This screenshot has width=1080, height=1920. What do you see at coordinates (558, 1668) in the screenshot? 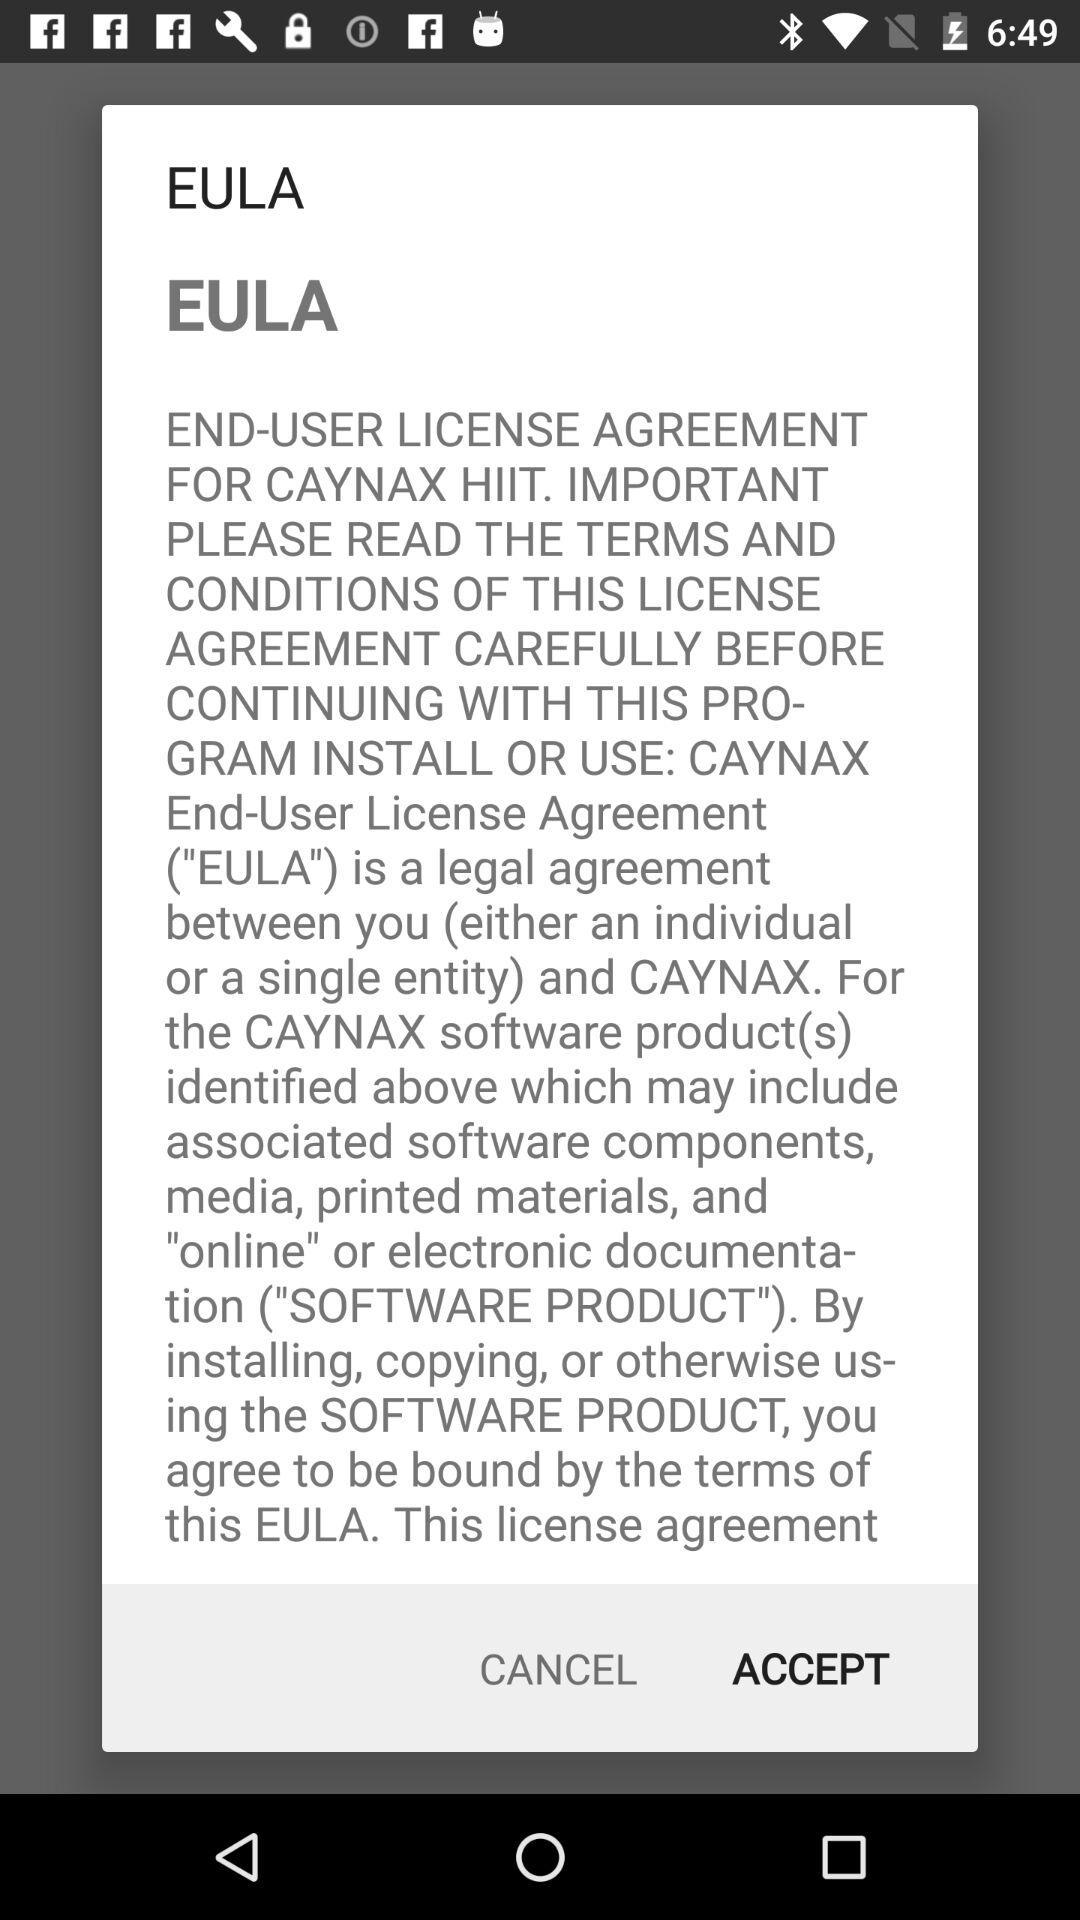
I see `item at the bottom` at bounding box center [558, 1668].